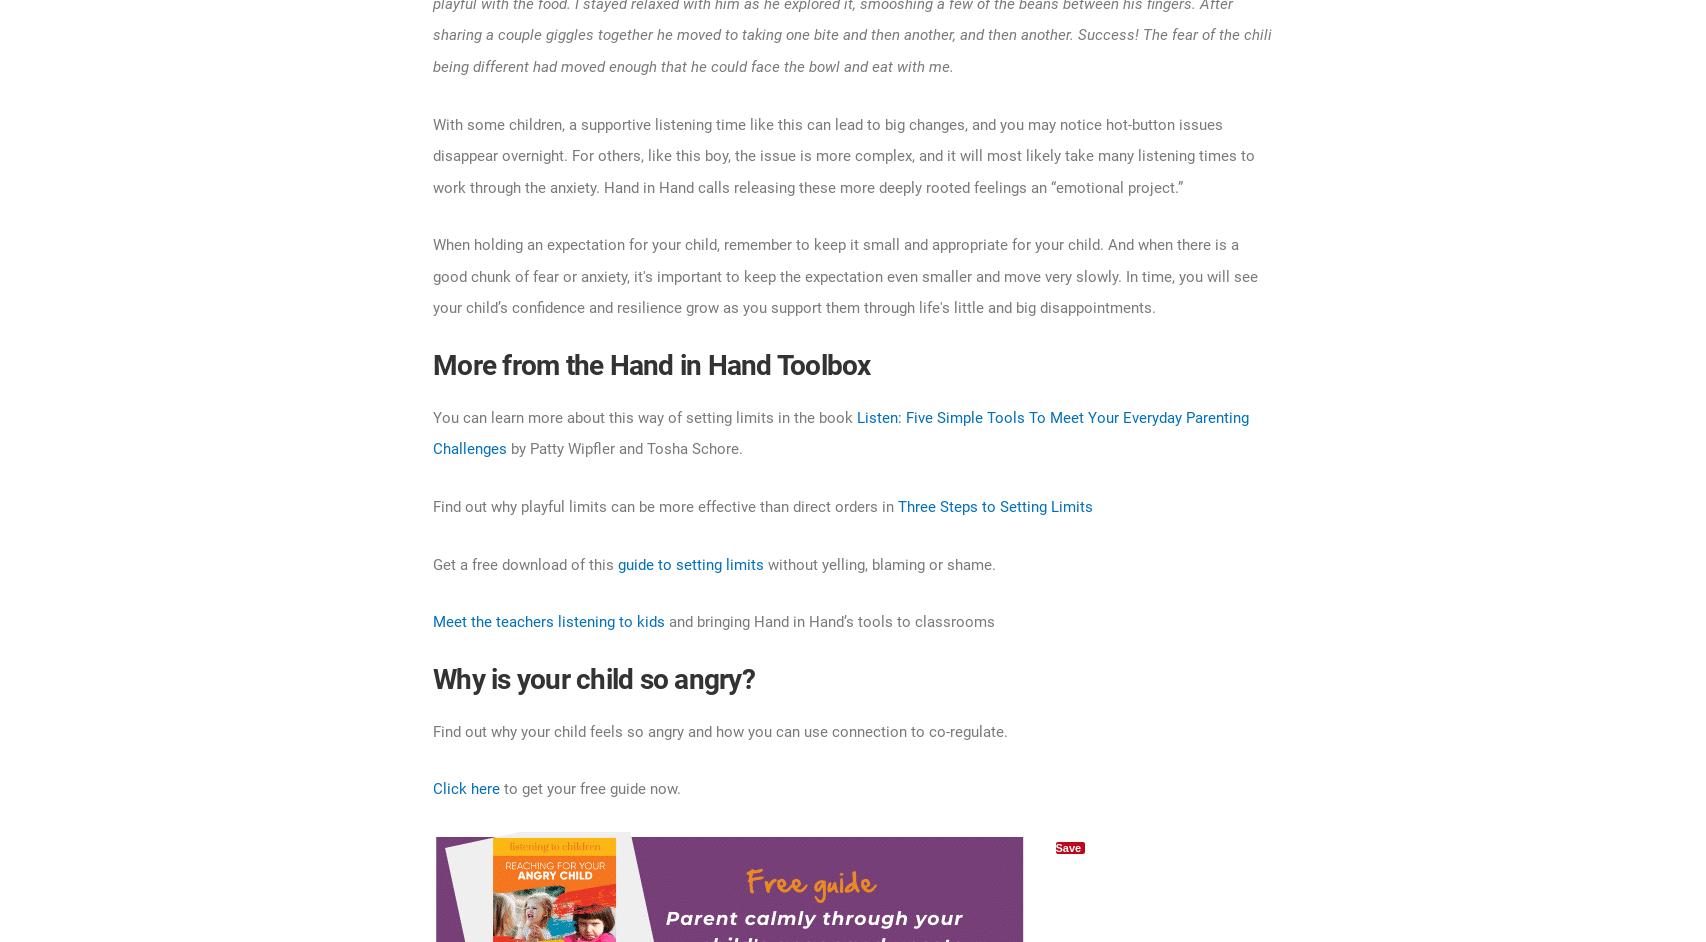  Describe the element at coordinates (719, 729) in the screenshot. I see `'Find out why your child feels so angry and how you can use connection to co-regulate.'` at that location.